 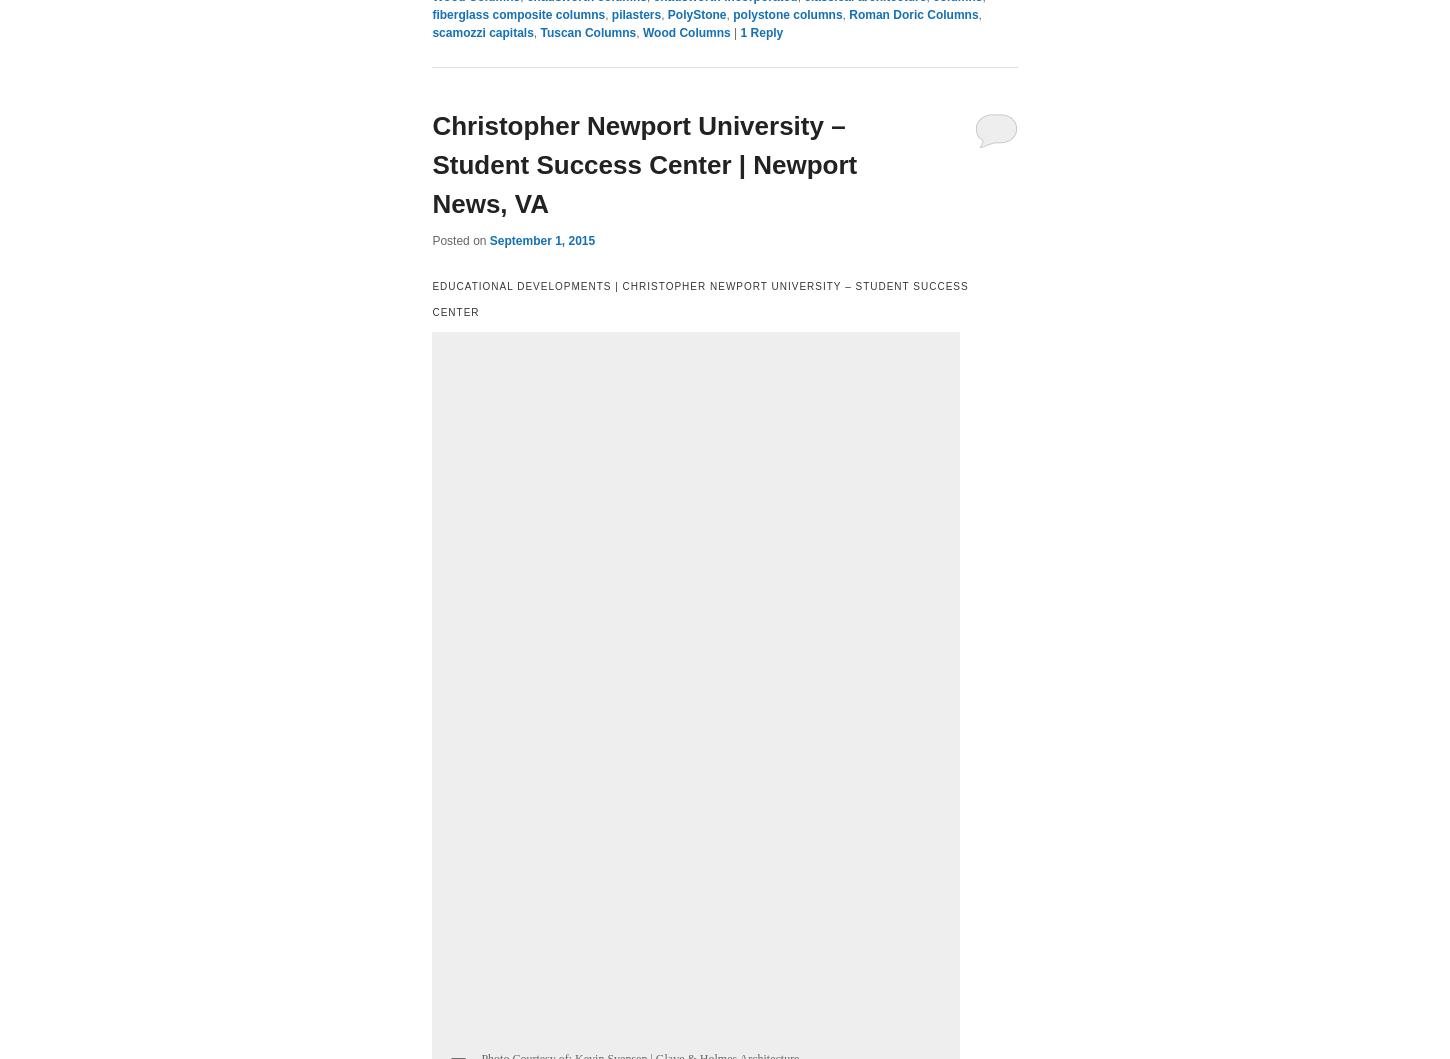 I want to click on '|', so click(x=737, y=33).